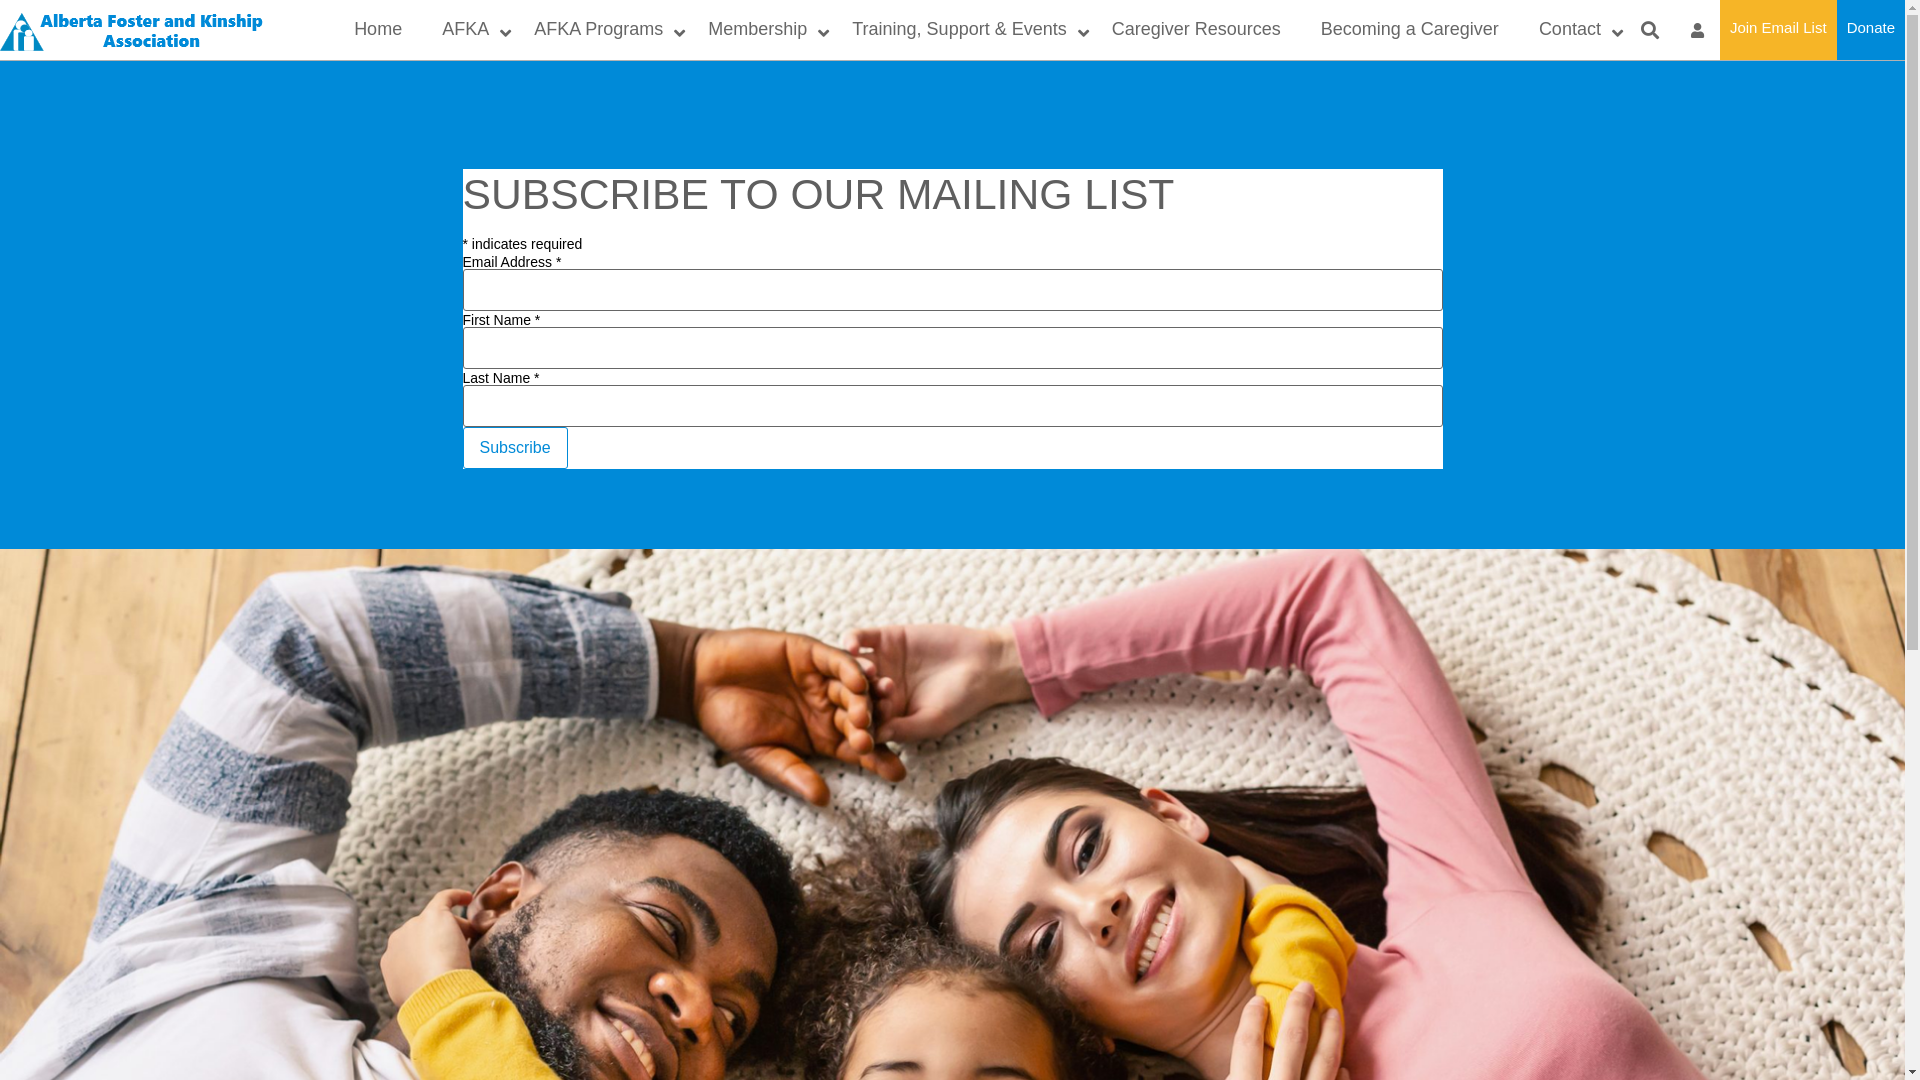 The width and height of the screenshot is (1920, 1080). I want to click on 'Home', so click(378, 29).